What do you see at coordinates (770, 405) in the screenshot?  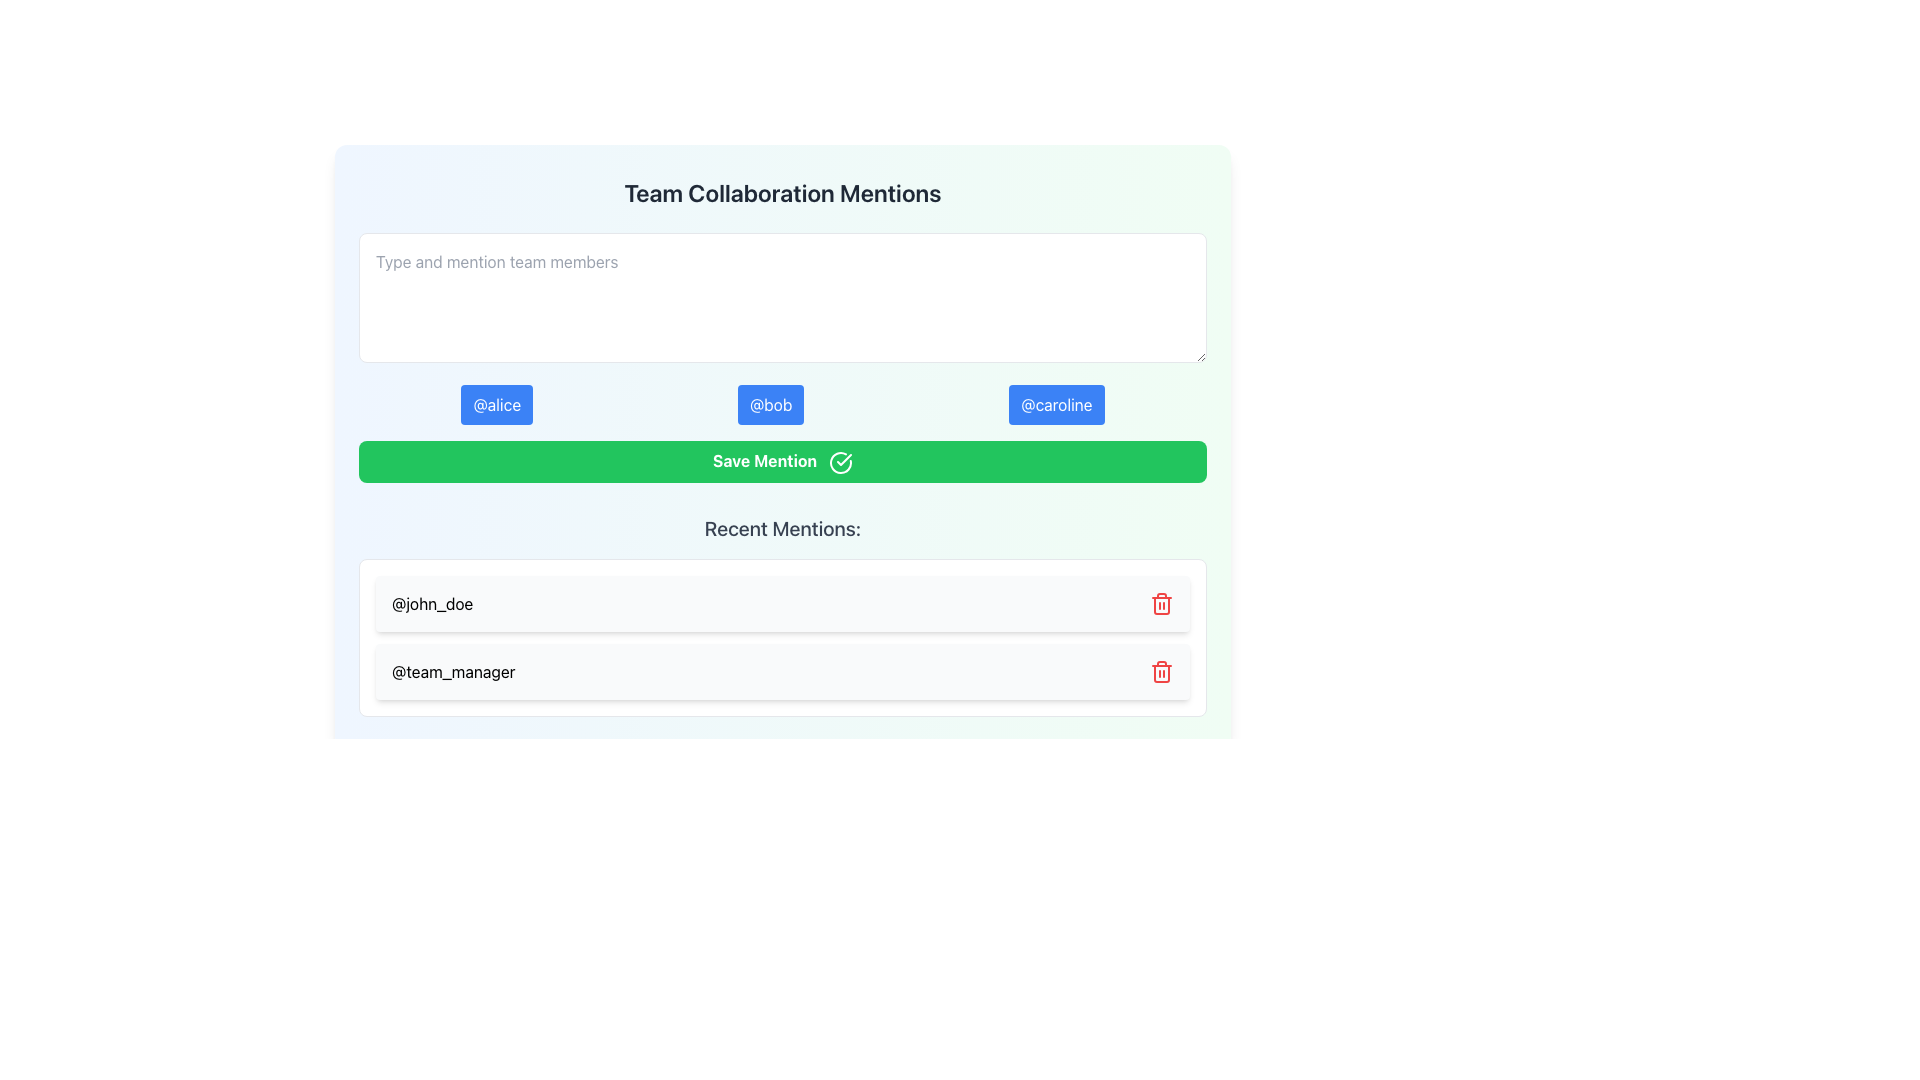 I see `the button for mentioning '@bob', which is the middle button in a group of three buttons located below a text input field and above a green 'Save Mention' button` at bounding box center [770, 405].